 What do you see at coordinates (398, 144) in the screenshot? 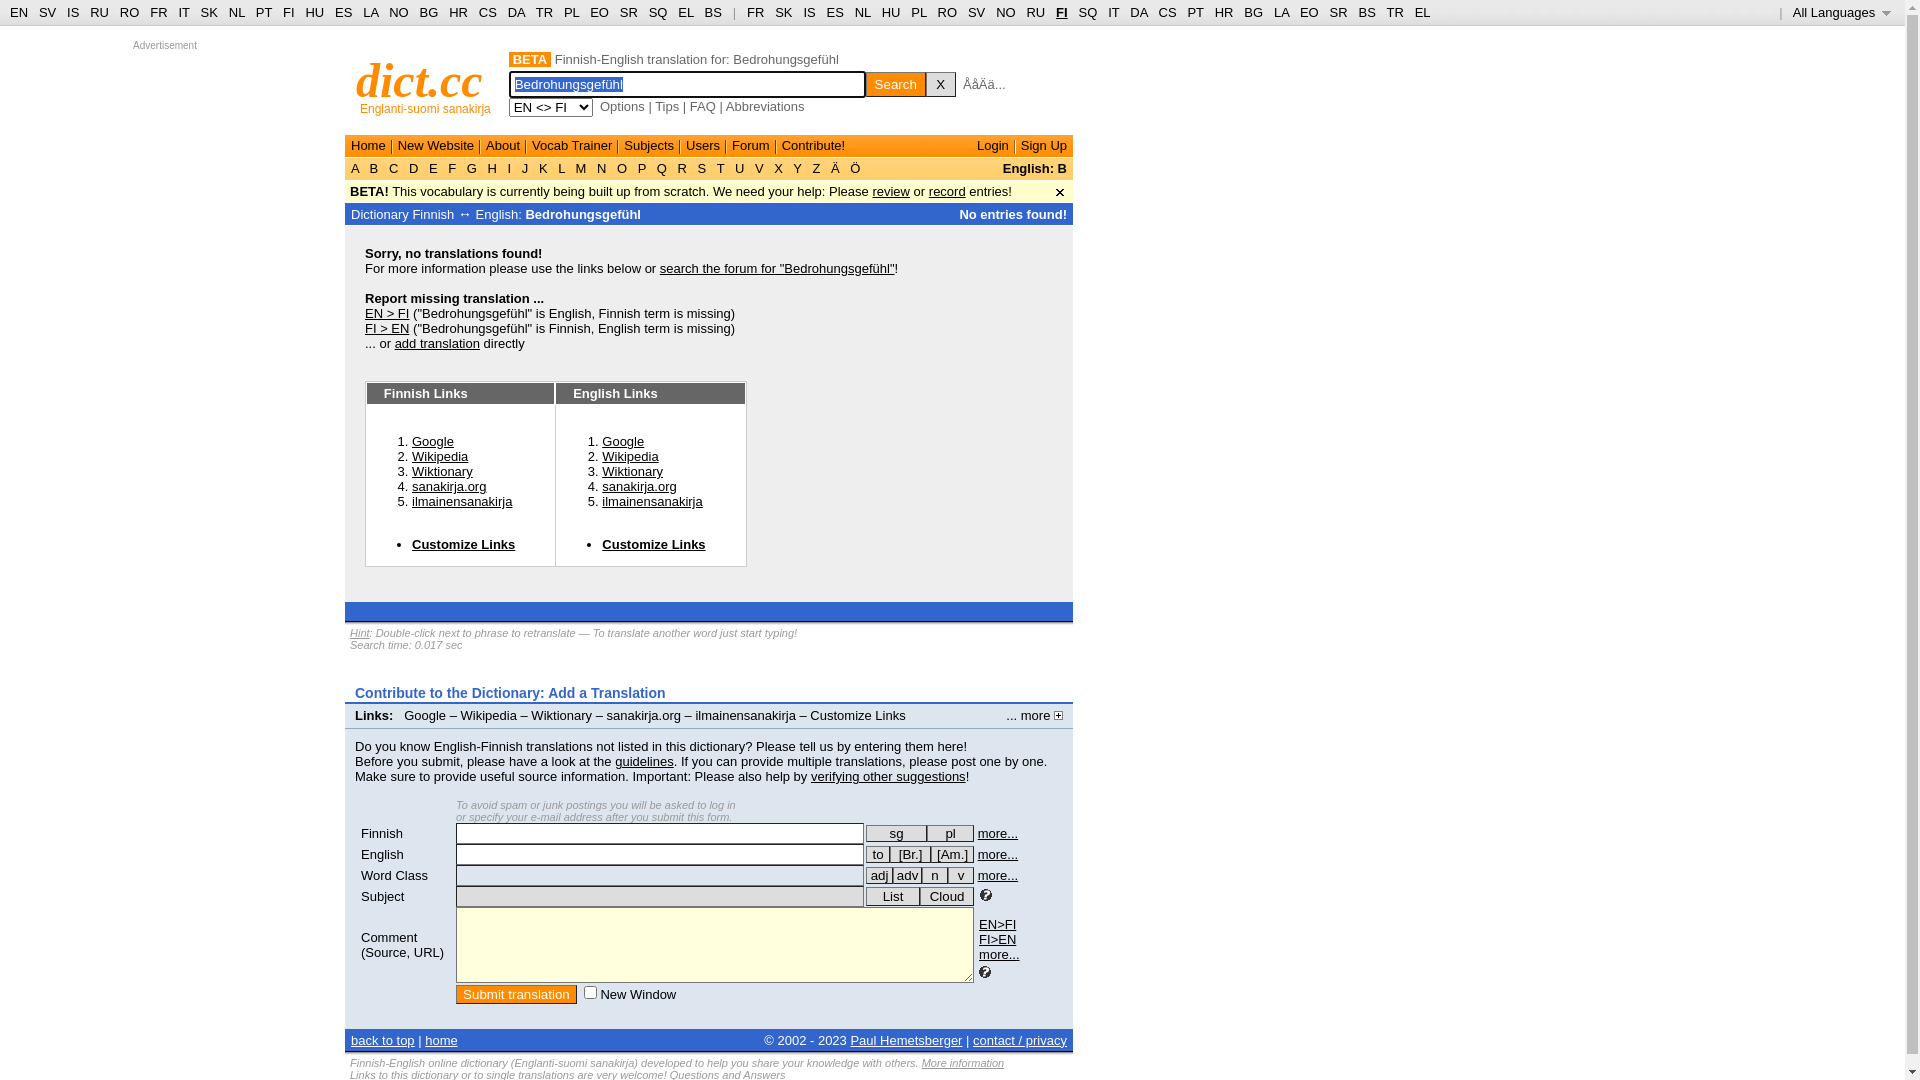
I see `'New Website'` at bounding box center [398, 144].